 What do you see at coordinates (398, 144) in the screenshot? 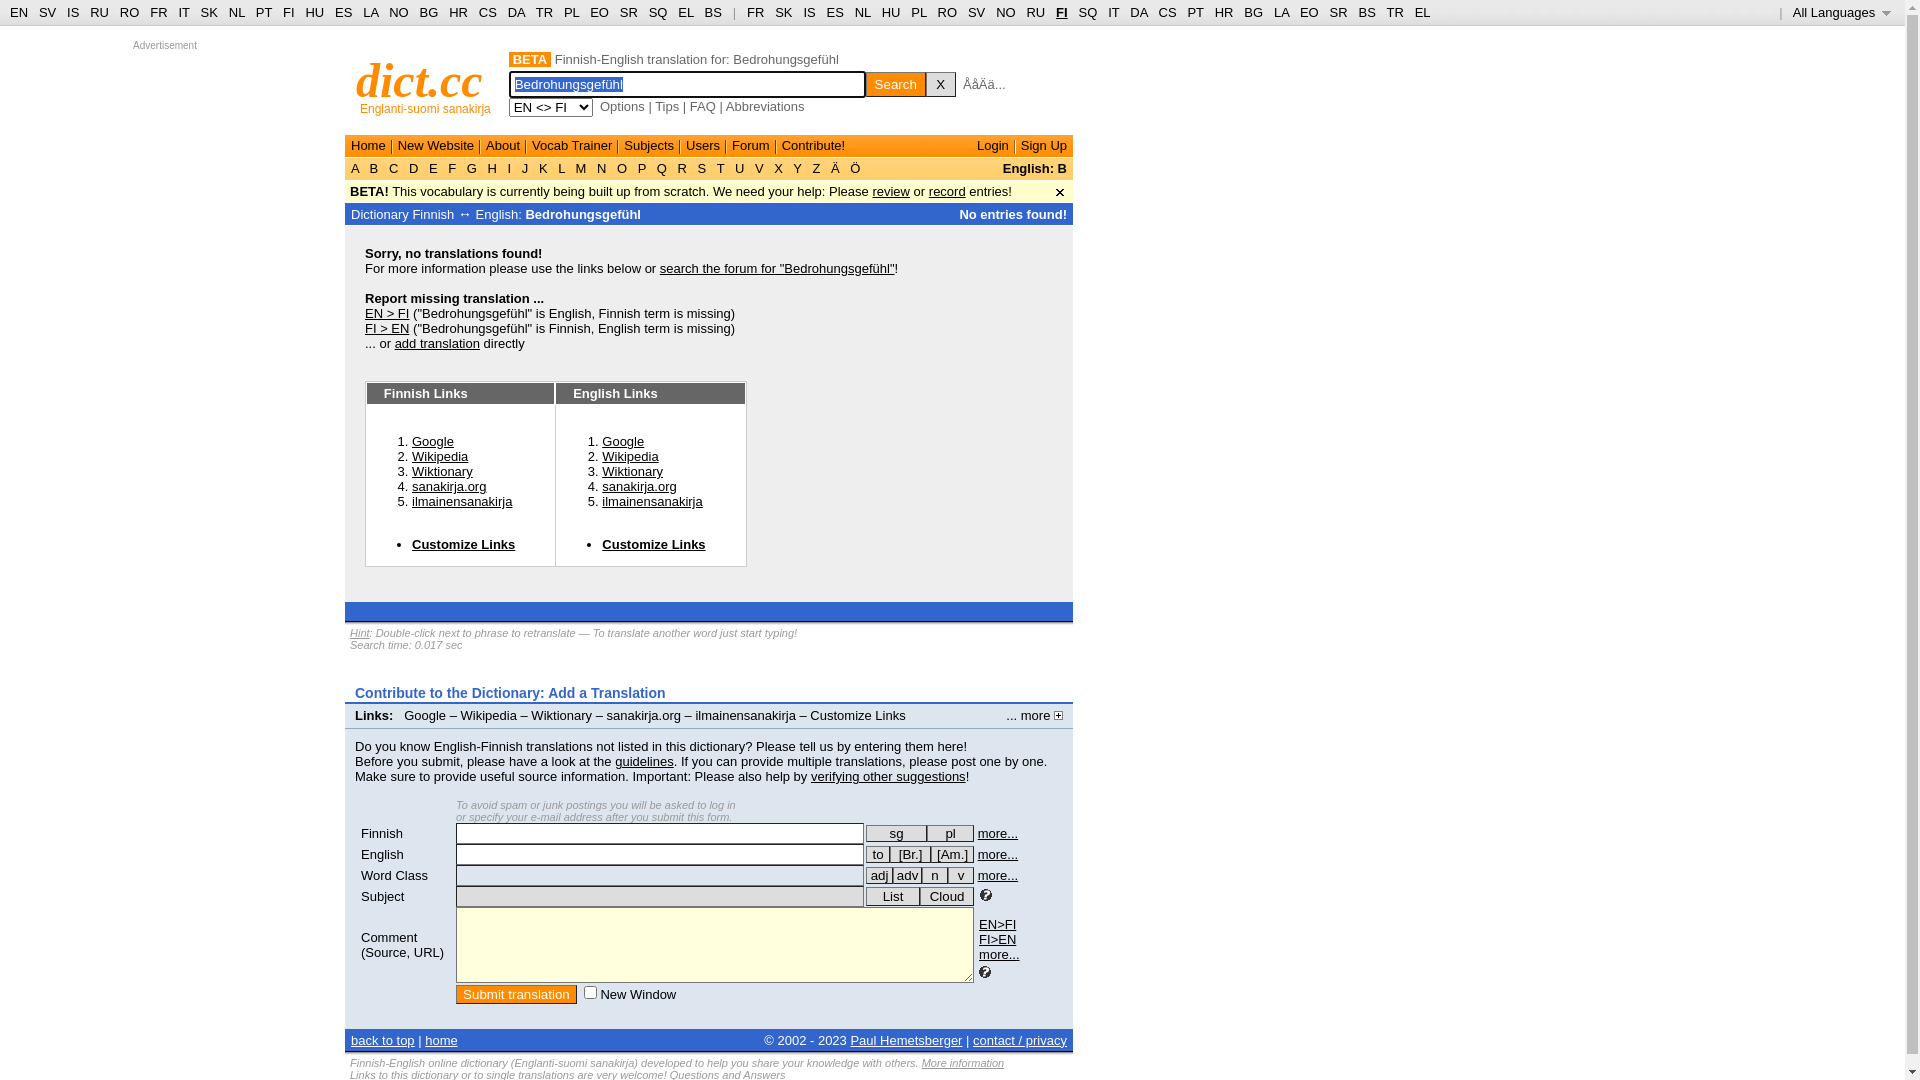
I see `'New Website'` at bounding box center [398, 144].